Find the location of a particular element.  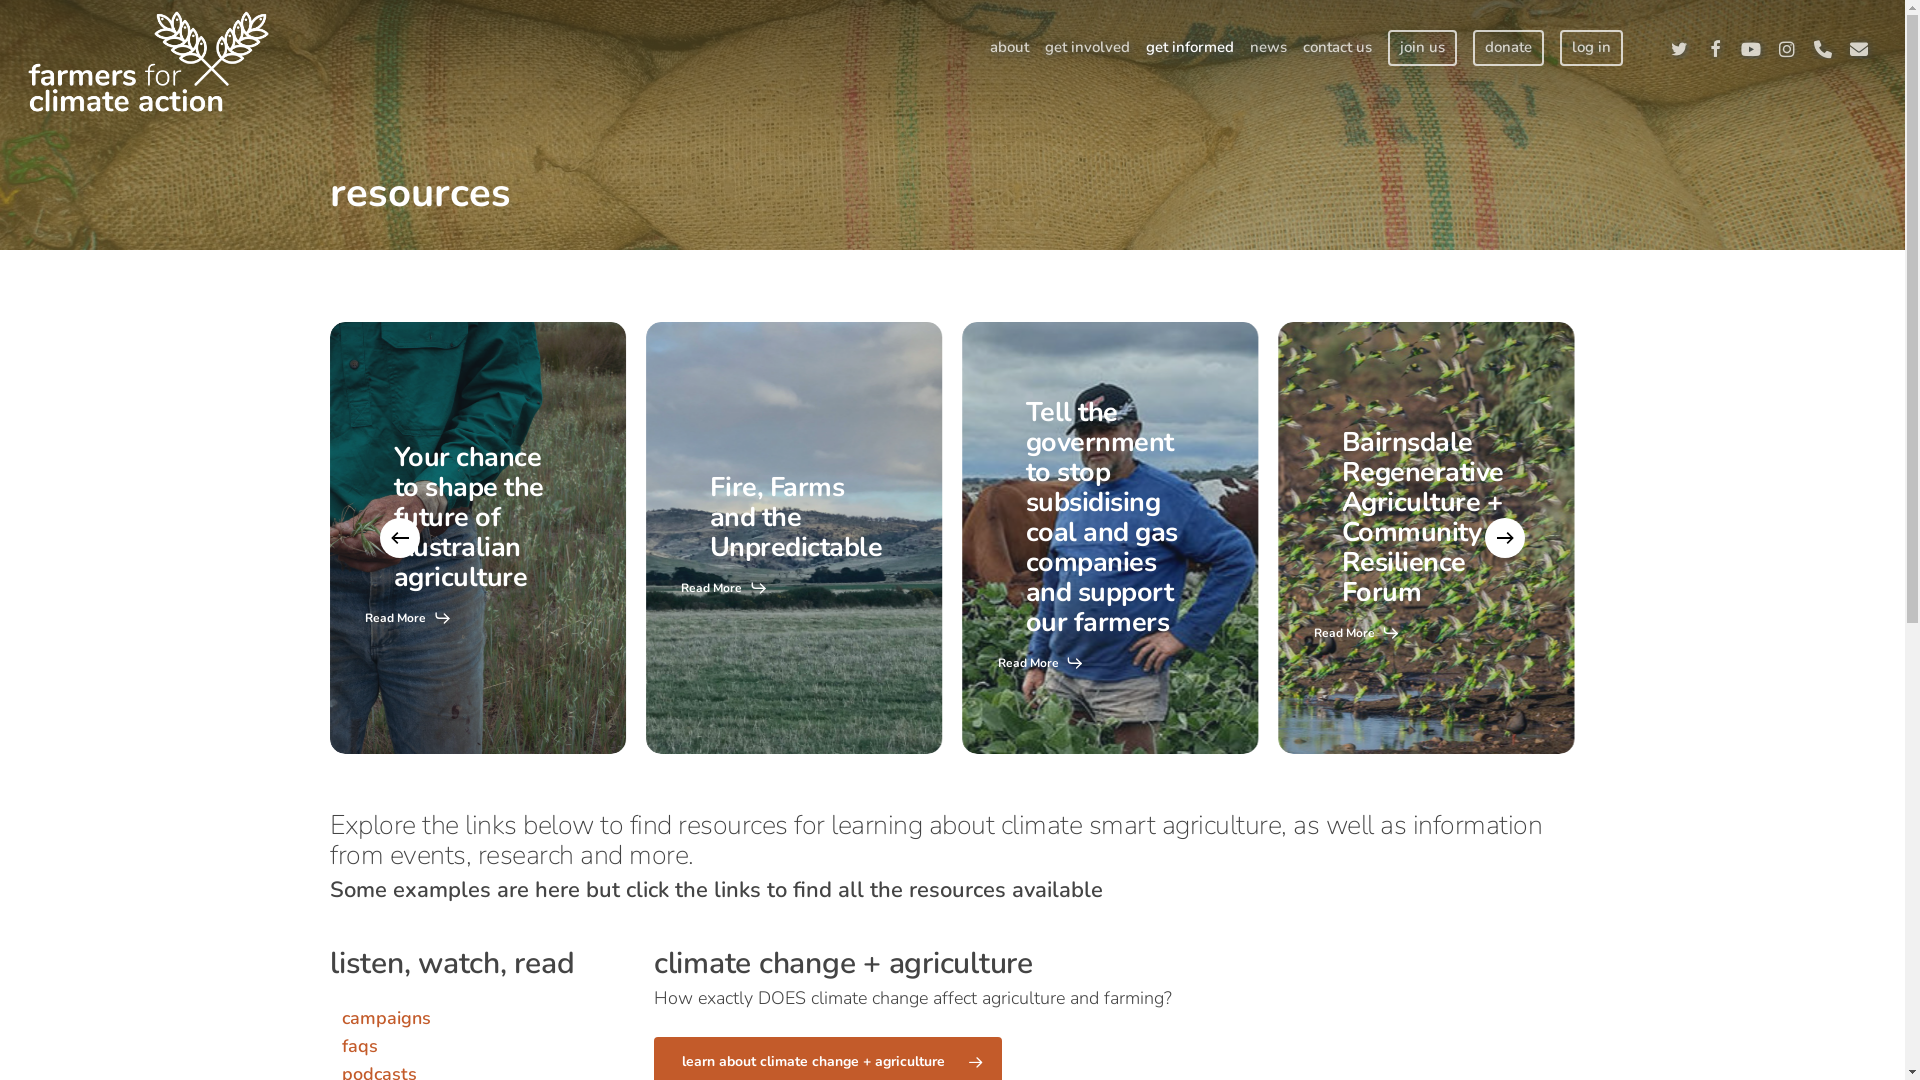

'join us' is located at coordinates (1386, 46).